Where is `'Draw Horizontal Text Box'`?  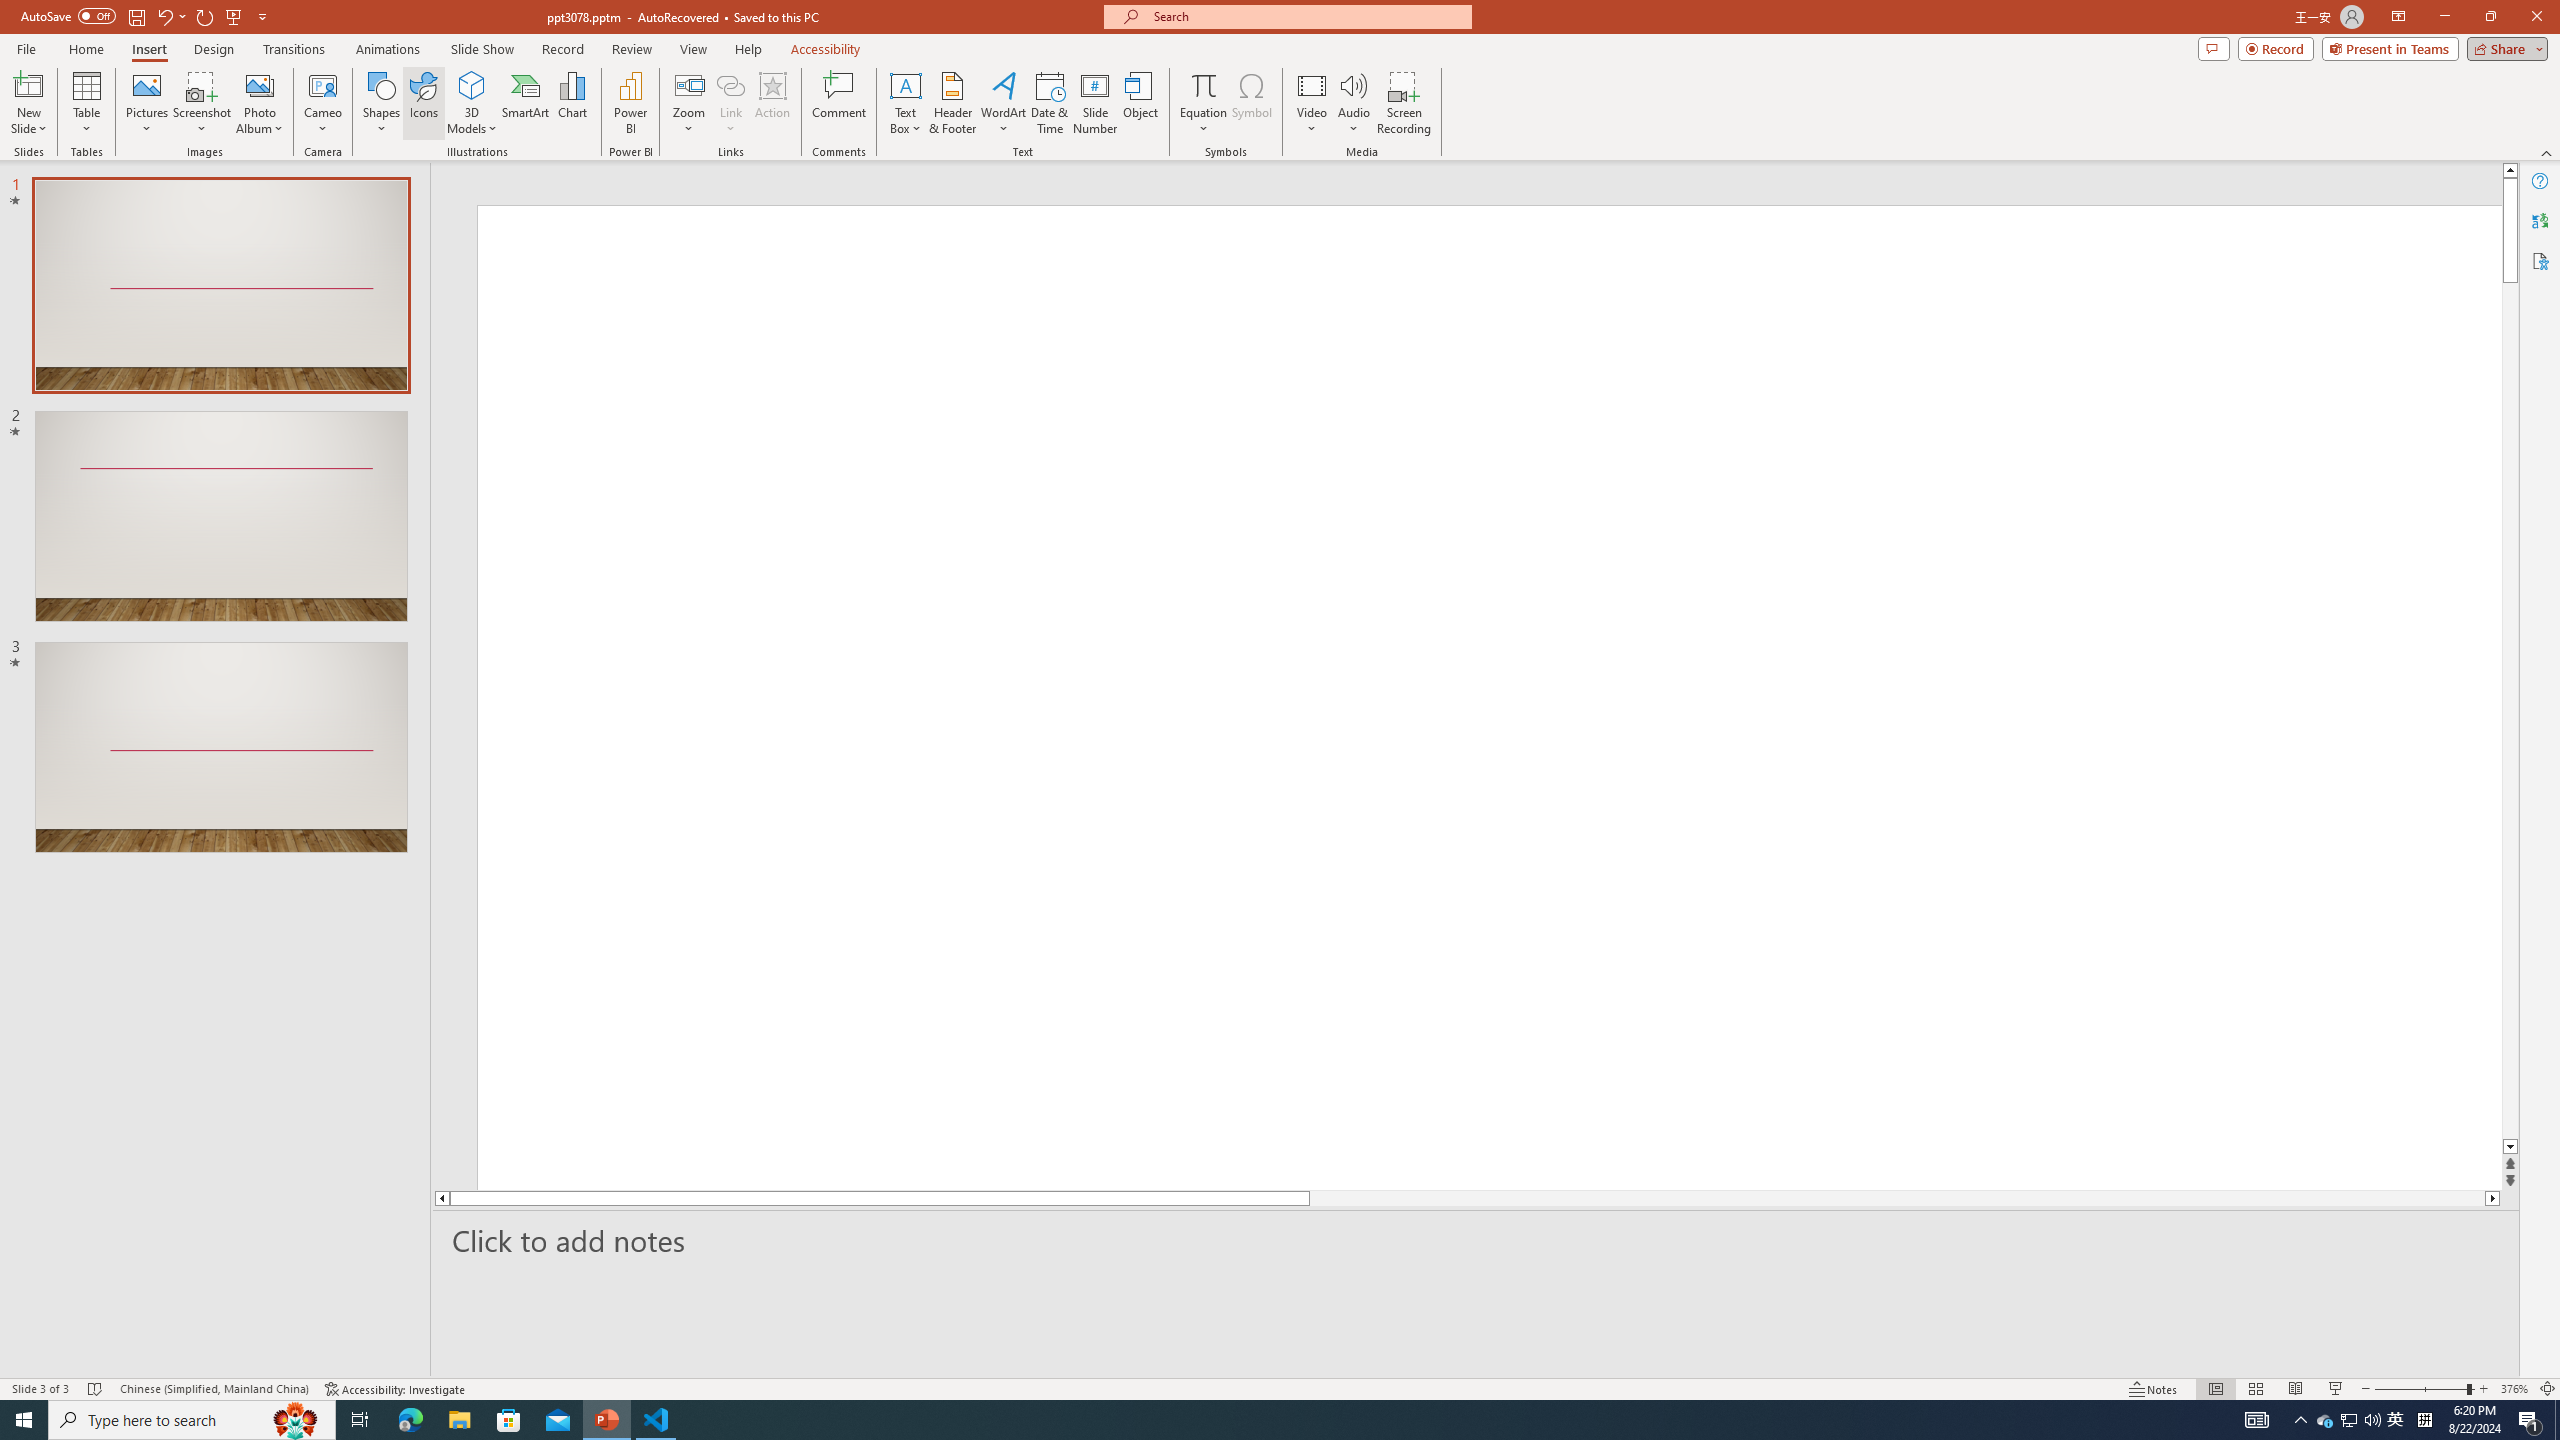
'Draw Horizontal Text Box' is located at coordinates (905, 84).